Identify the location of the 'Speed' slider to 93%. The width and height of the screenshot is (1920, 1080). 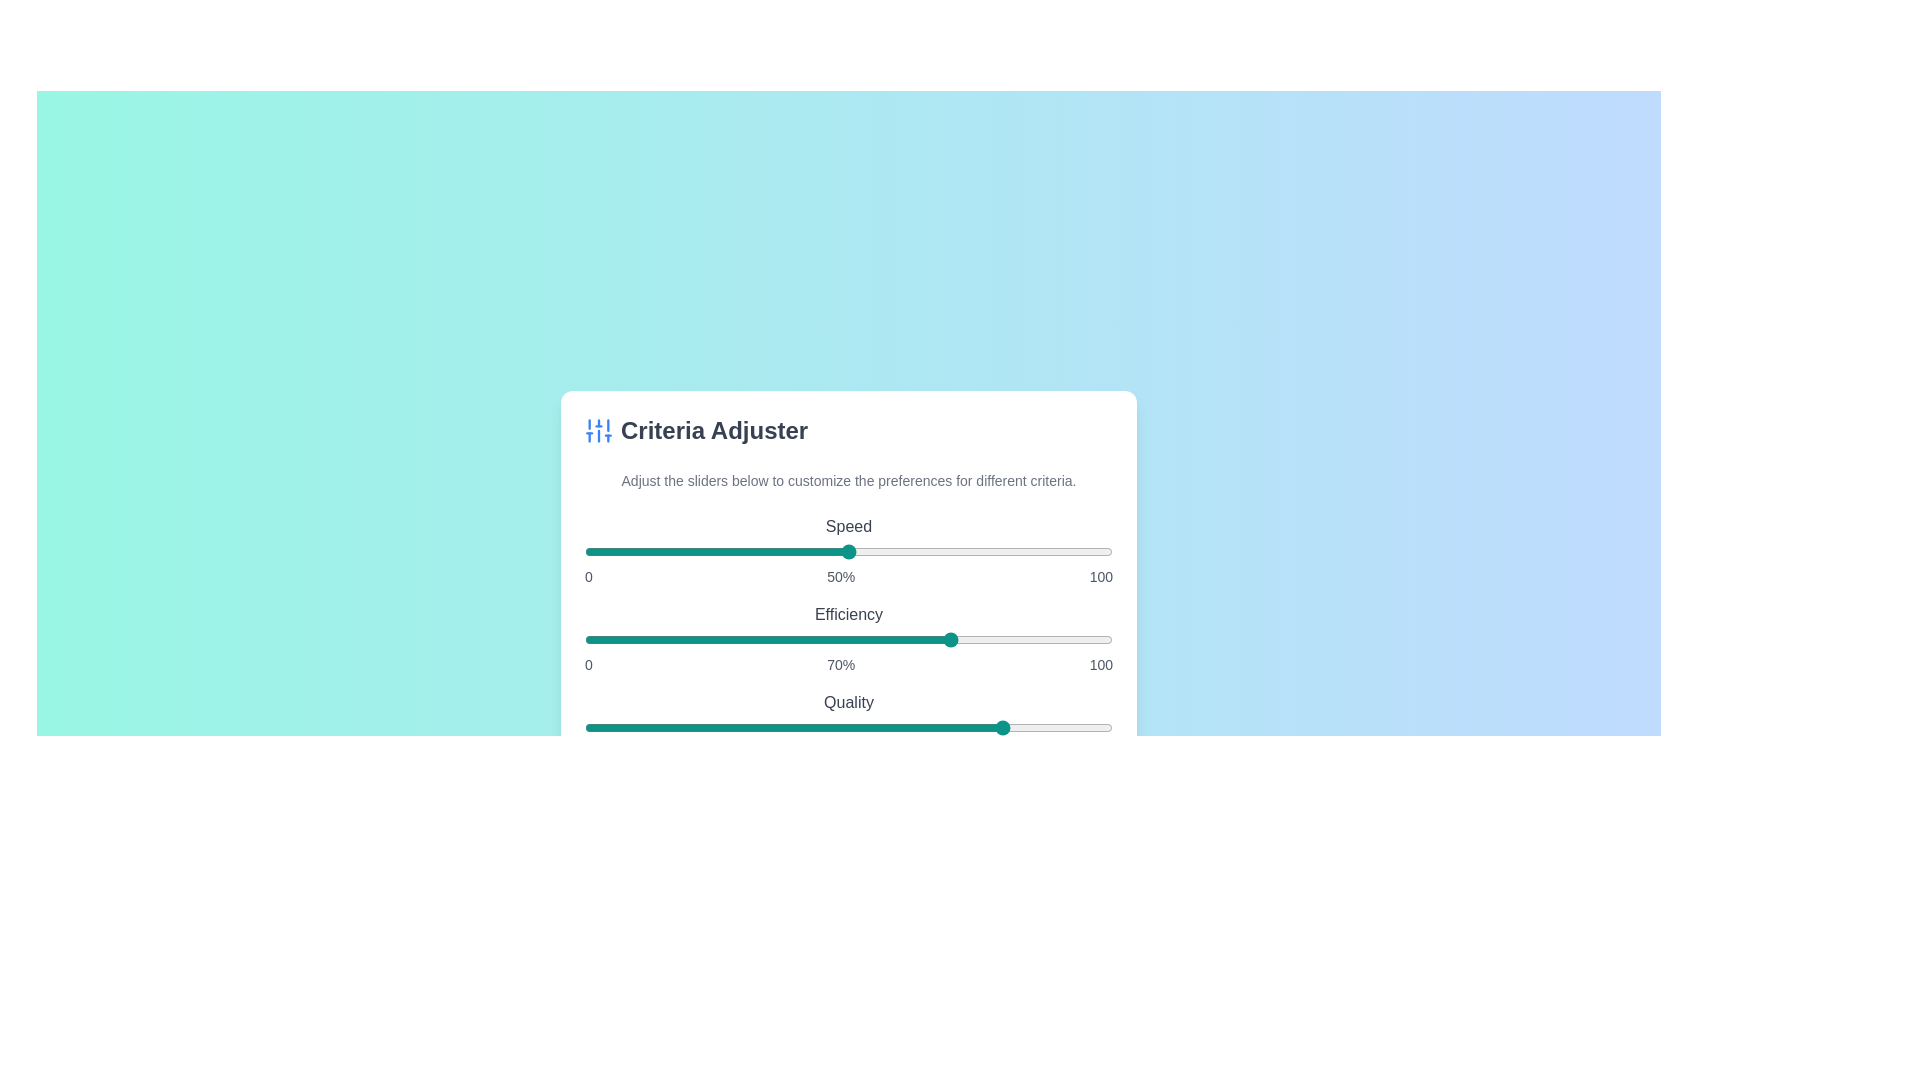
(1074, 551).